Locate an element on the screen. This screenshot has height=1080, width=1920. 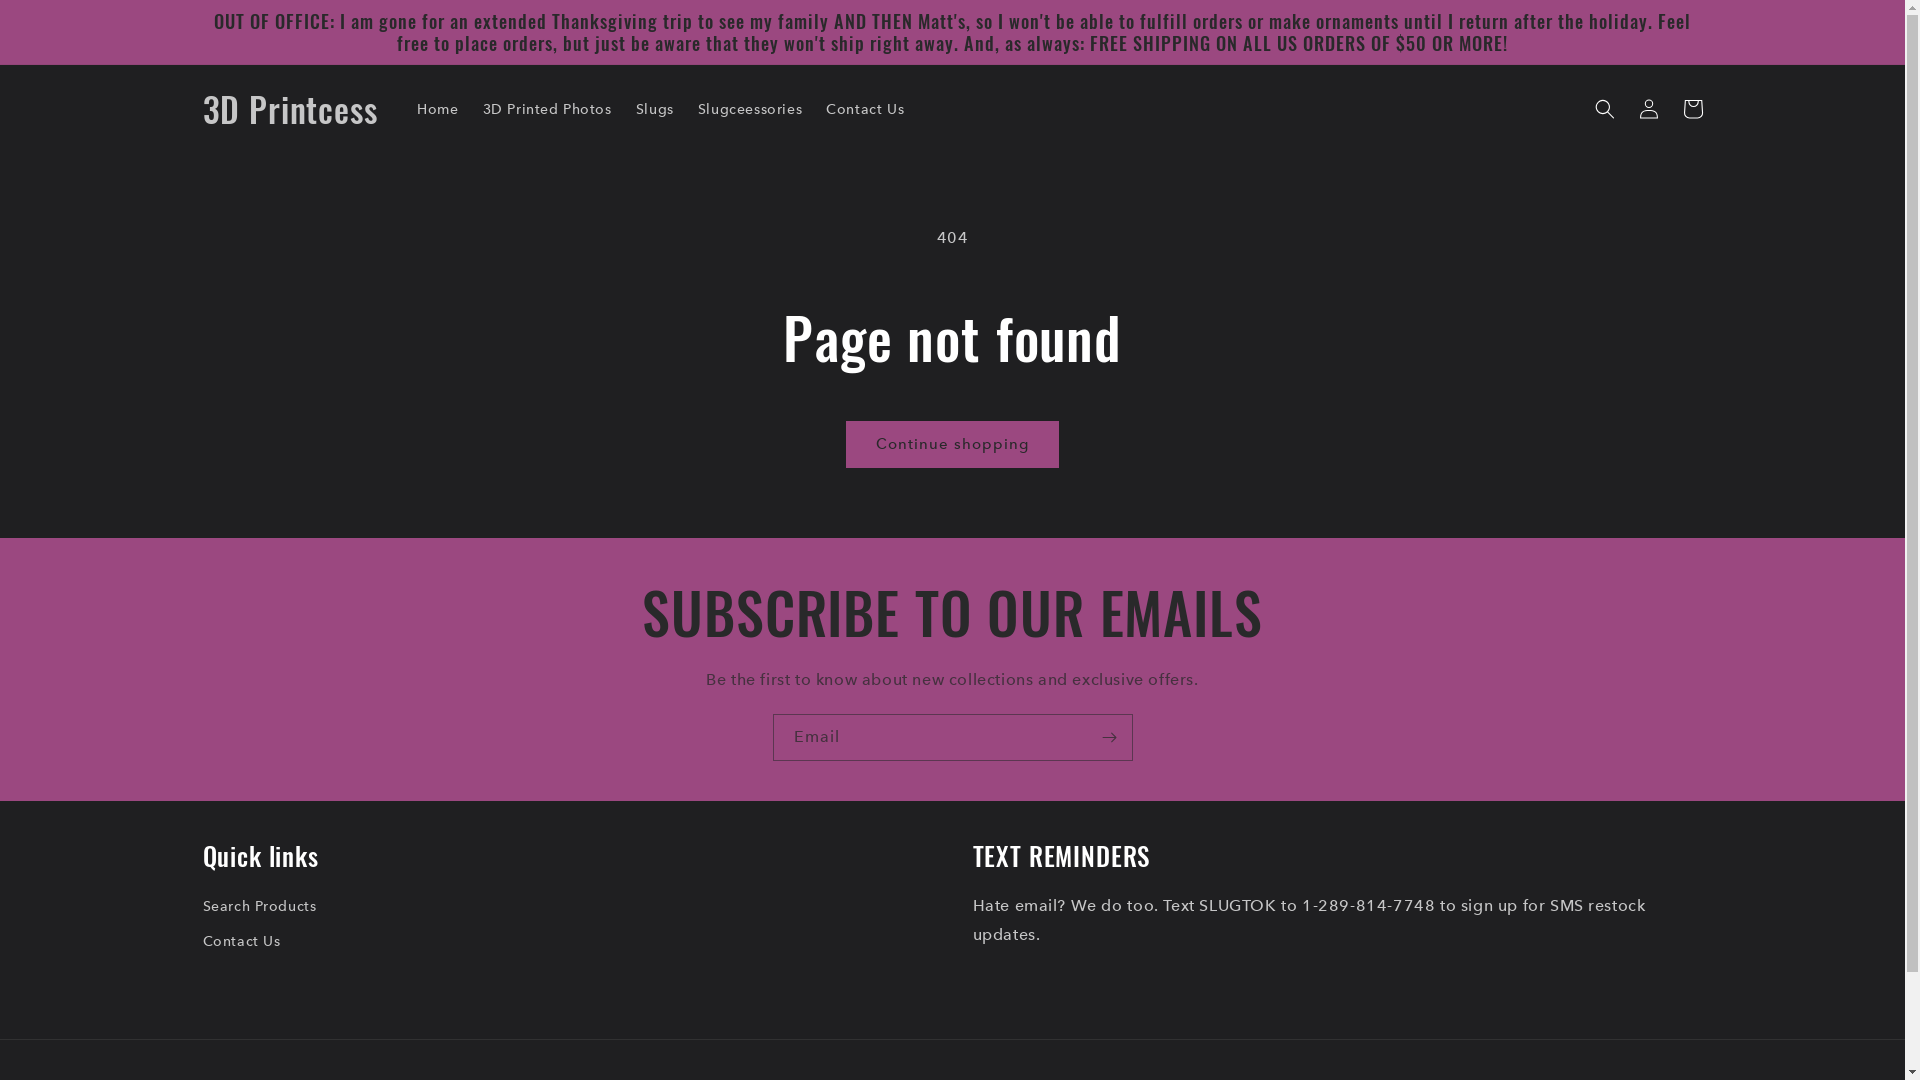
'Slugs' is located at coordinates (654, 108).